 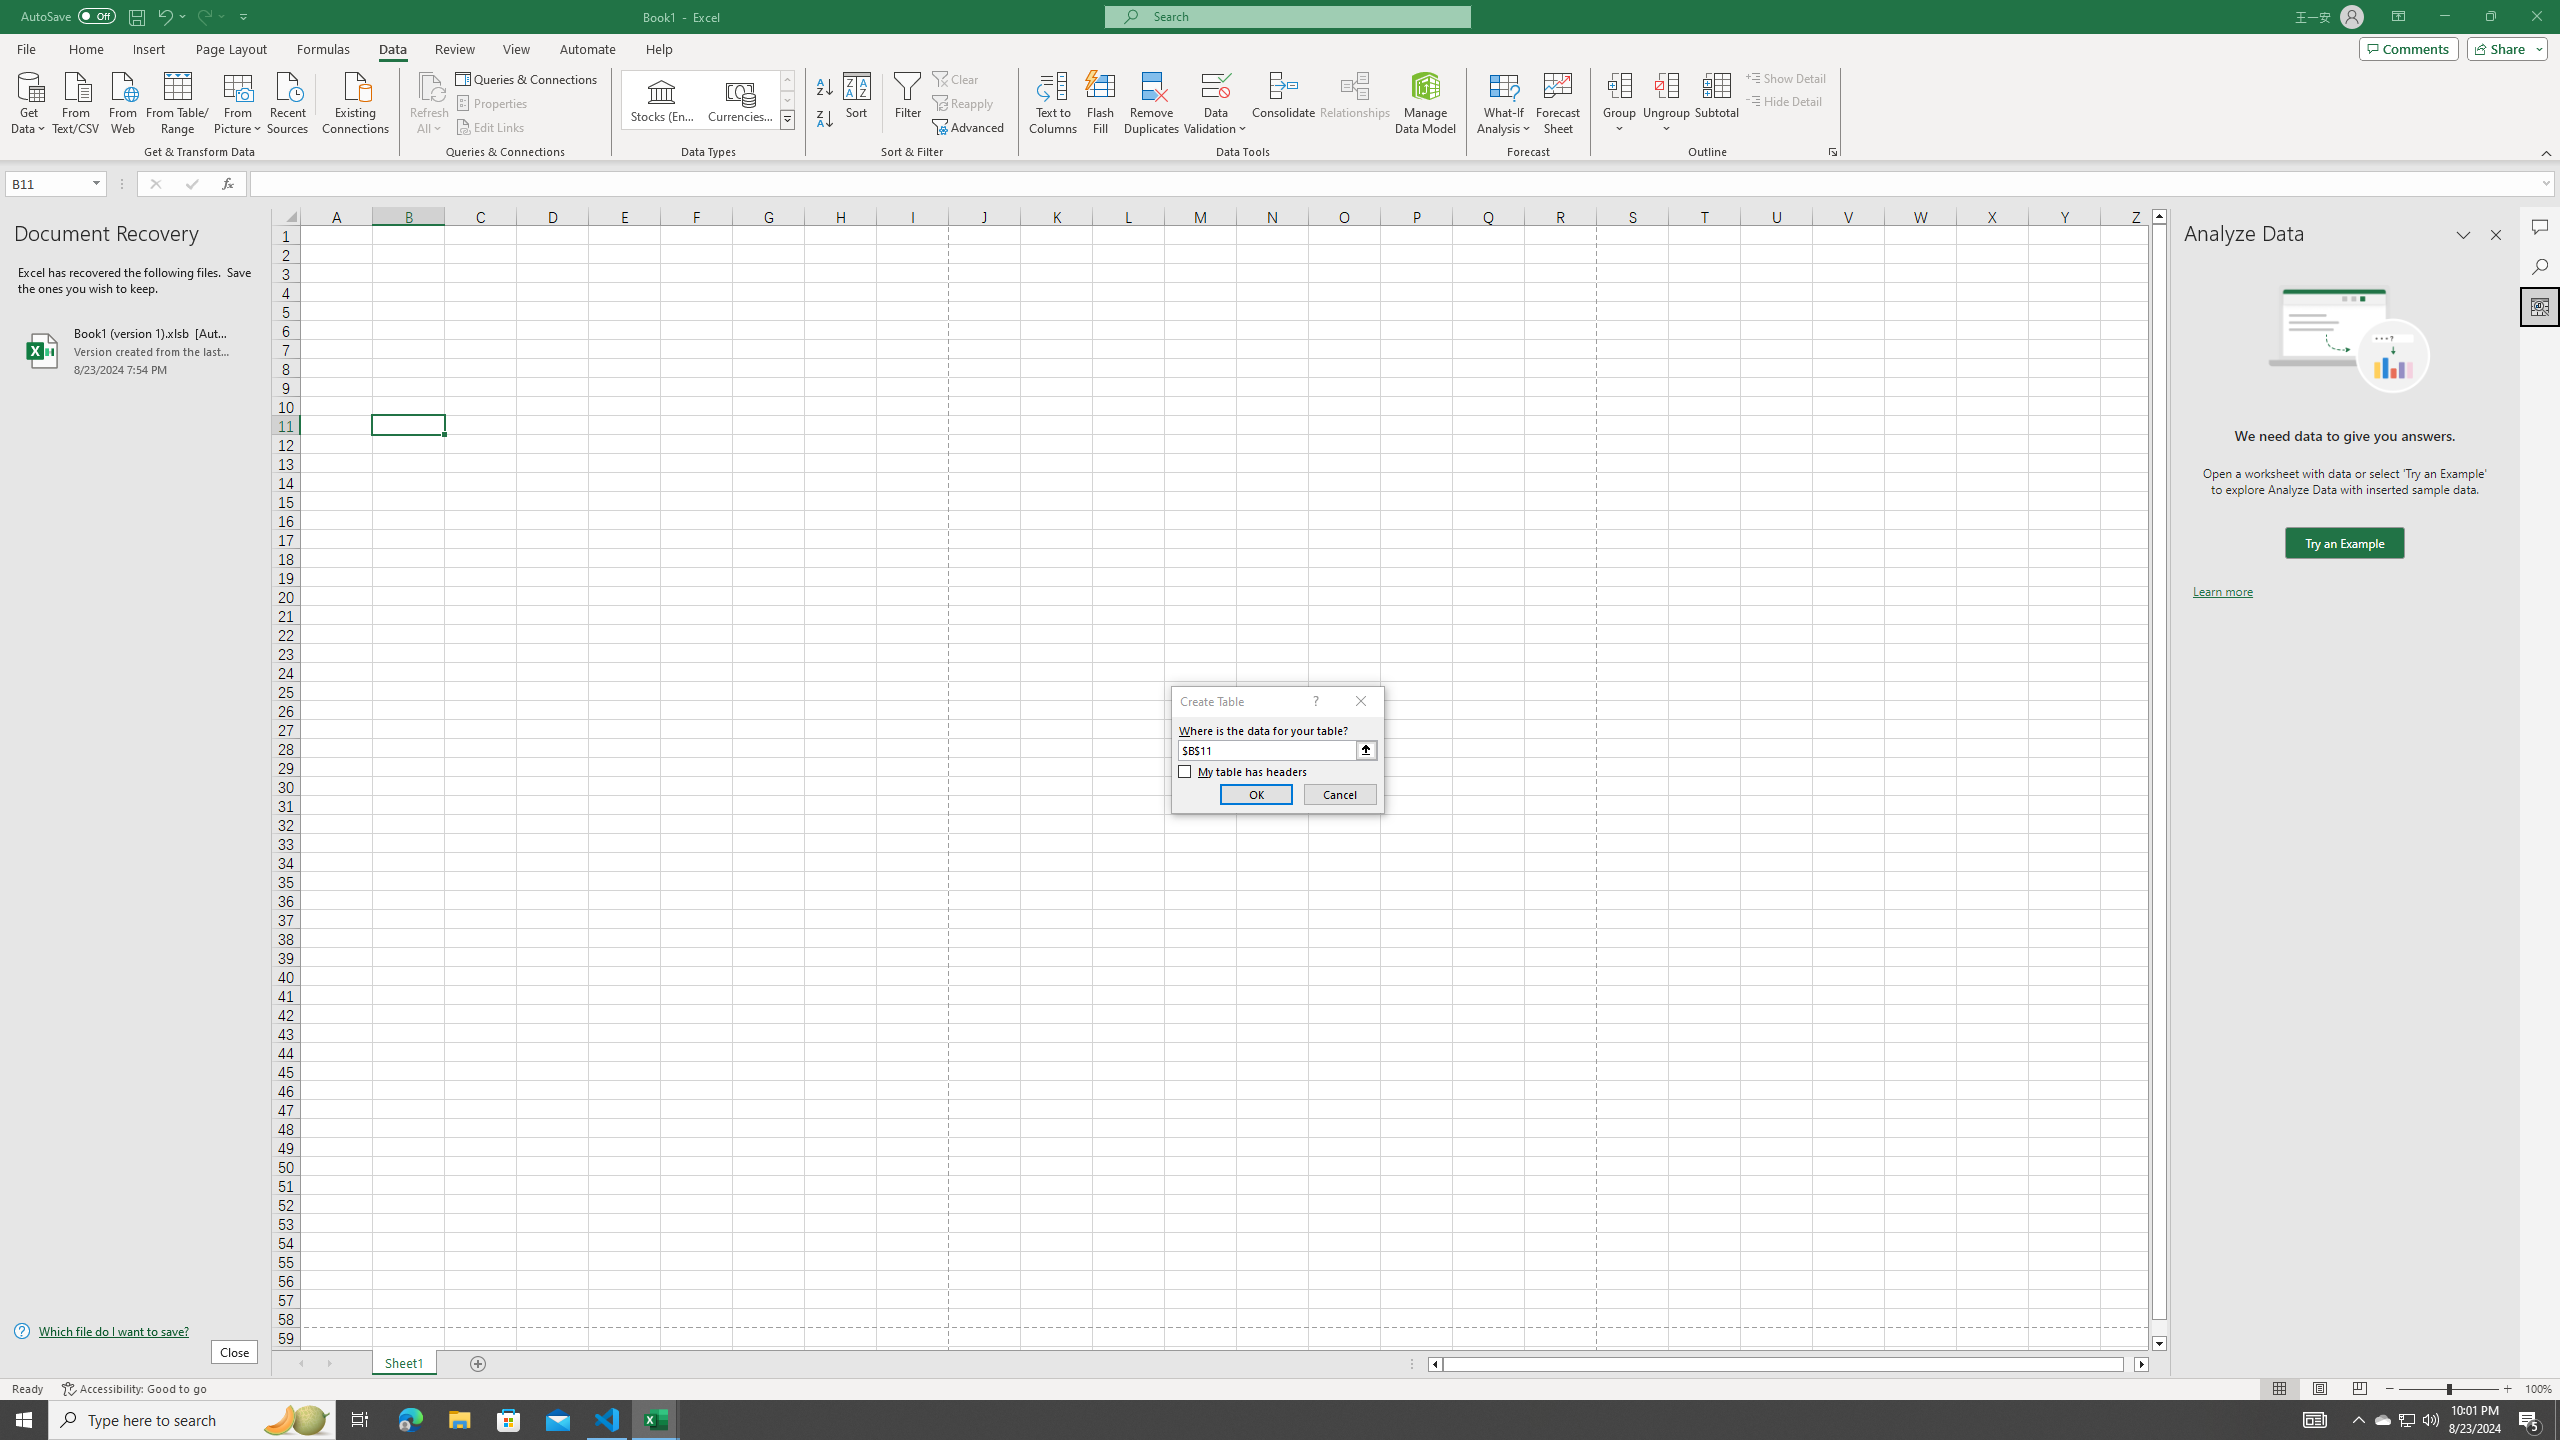 I want to click on 'Task Pane Options', so click(x=2463, y=234).